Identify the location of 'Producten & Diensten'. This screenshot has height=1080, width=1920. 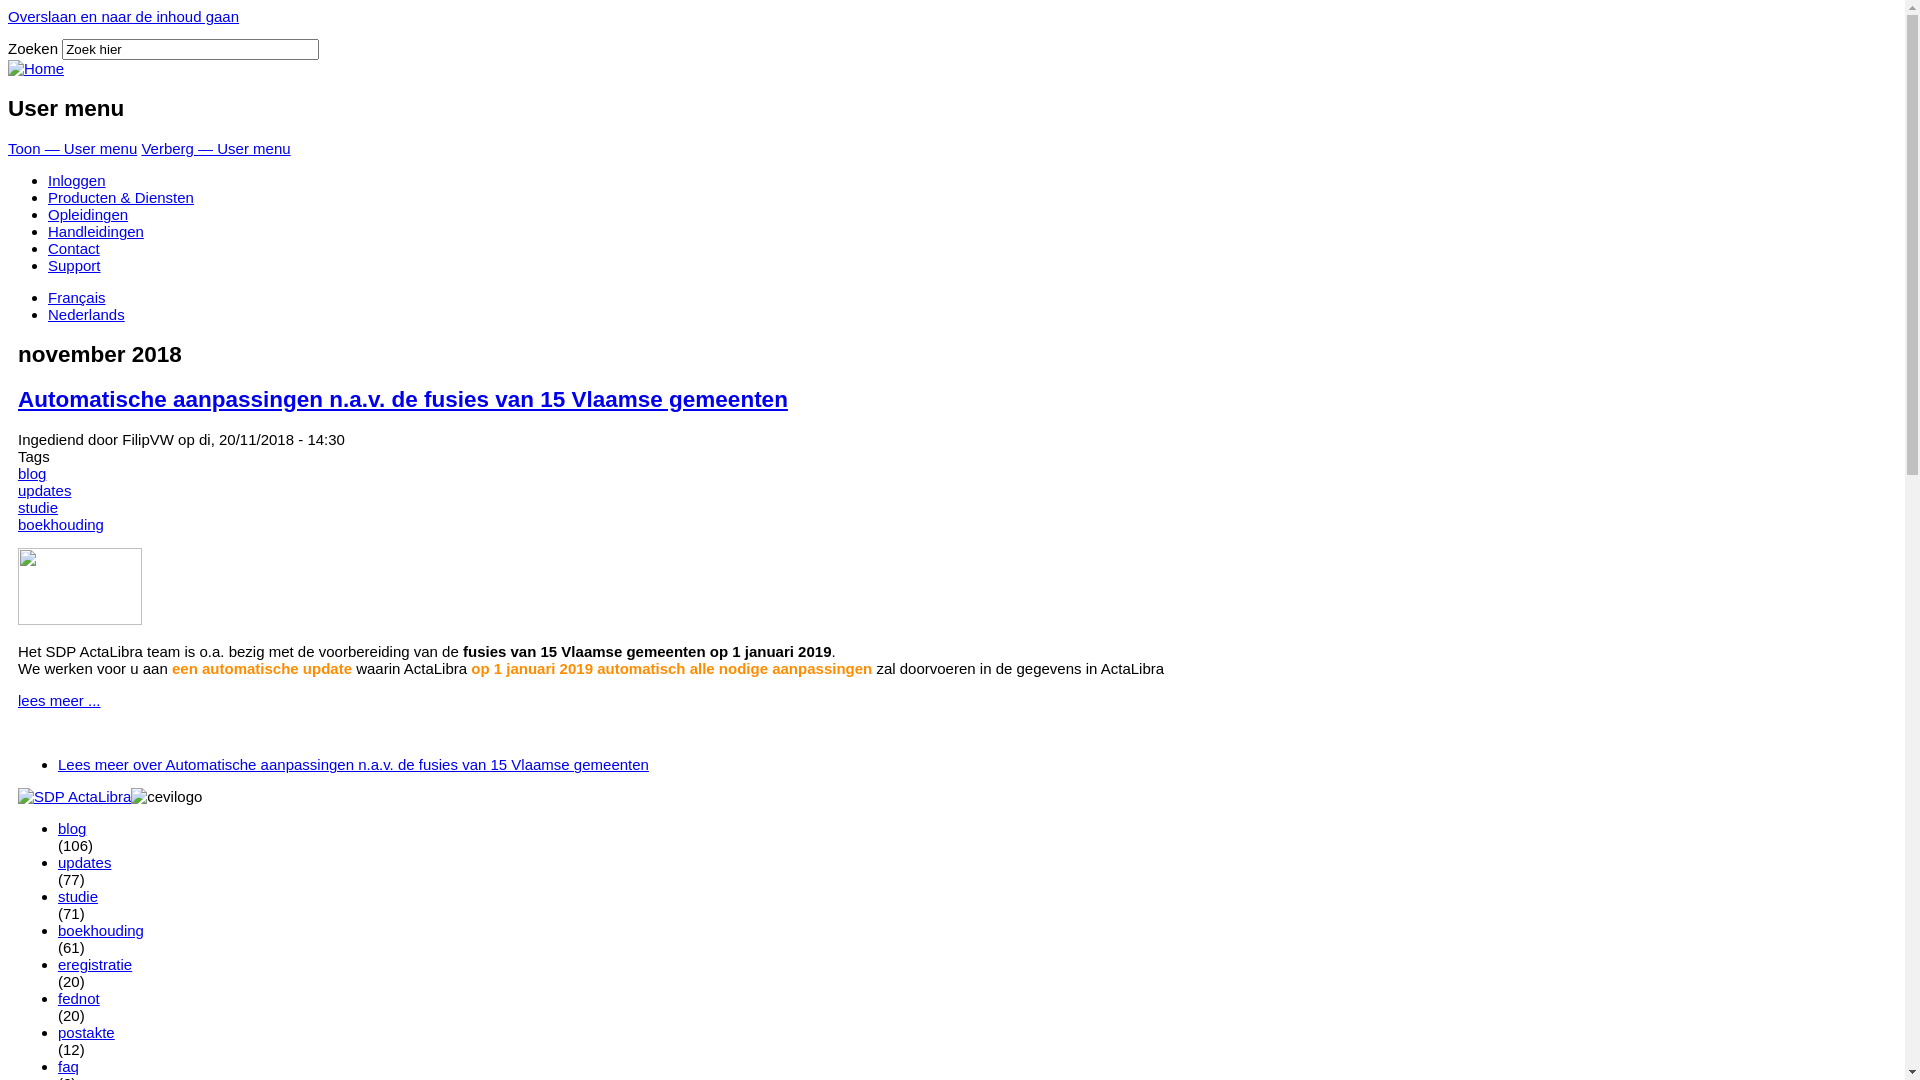
(119, 197).